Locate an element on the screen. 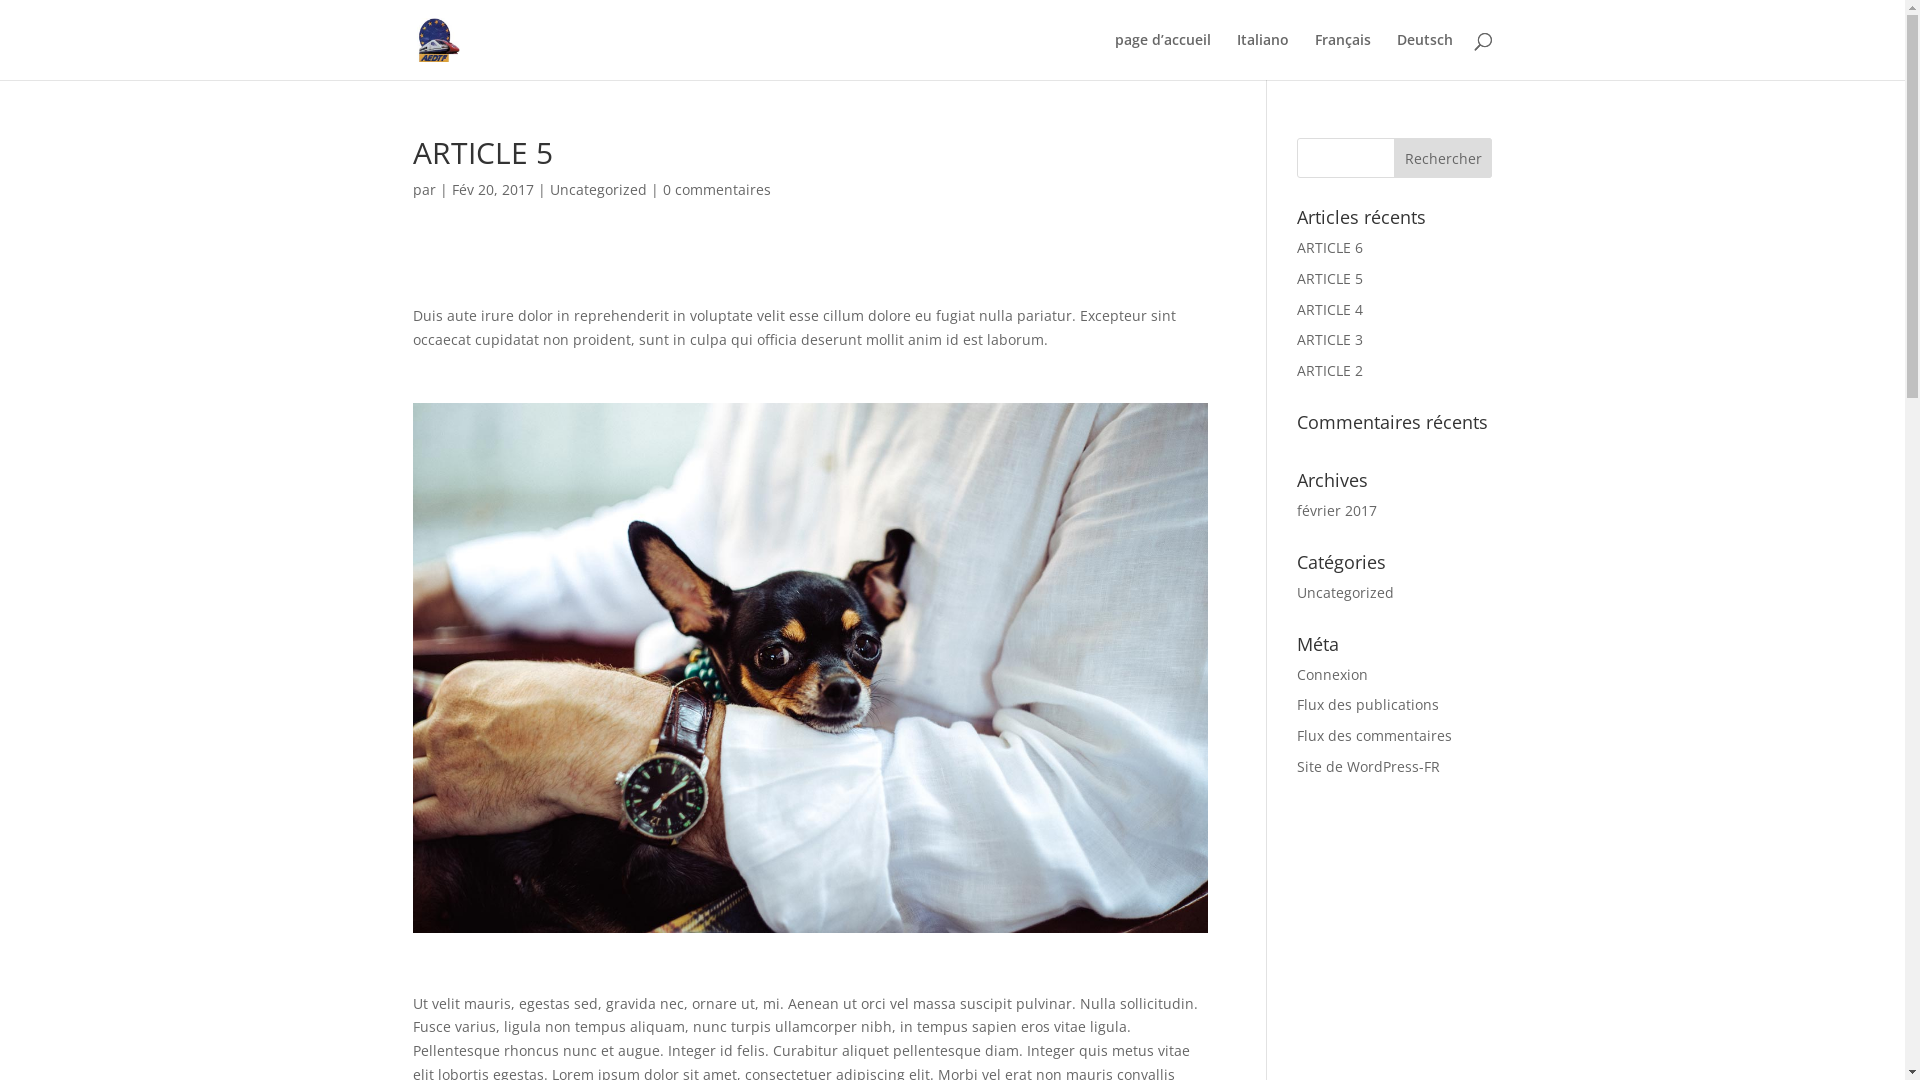  'Connexion' is located at coordinates (1332, 674).